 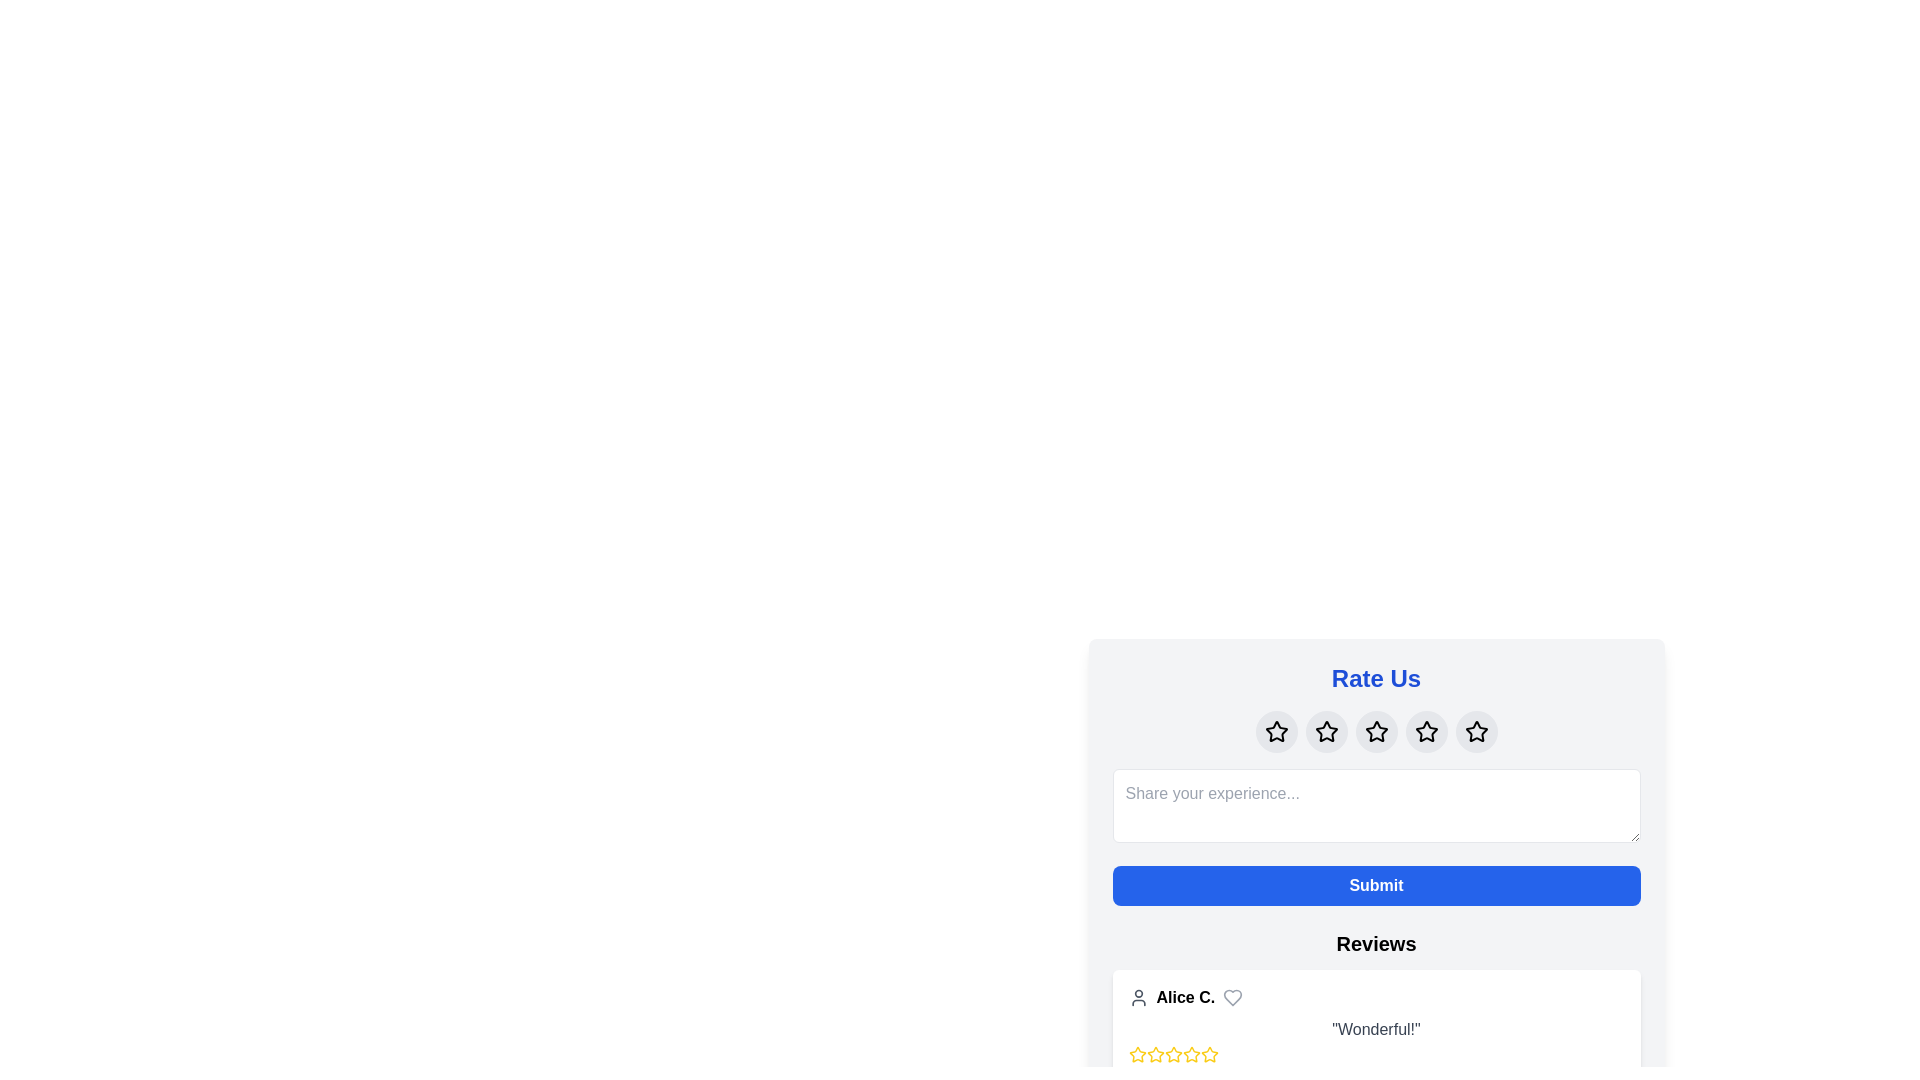 What do you see at coordinates (1424, 731) in the screenshot?
I see `the fourth star-shaped rating icon located on the right side of a row of five star icons` at bounding box center [1424, 731].